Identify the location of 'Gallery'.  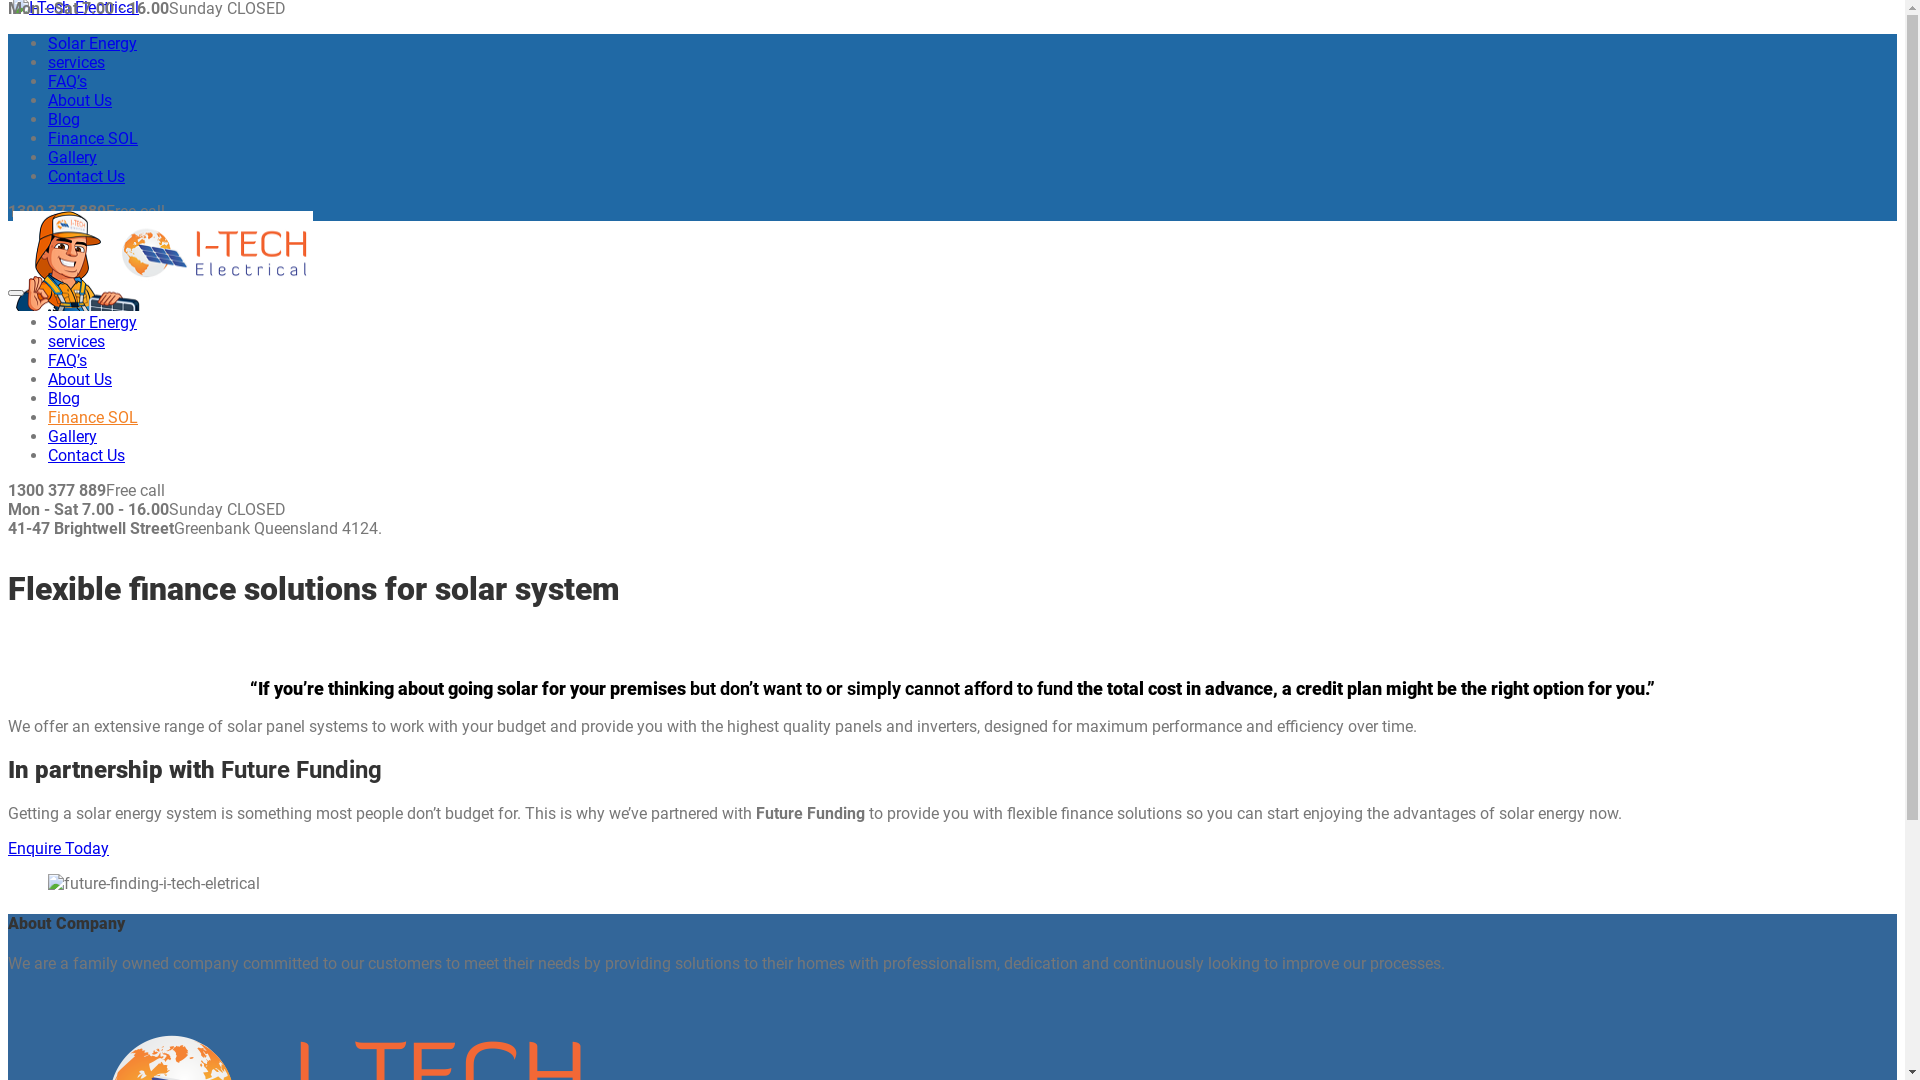
(72, 156).